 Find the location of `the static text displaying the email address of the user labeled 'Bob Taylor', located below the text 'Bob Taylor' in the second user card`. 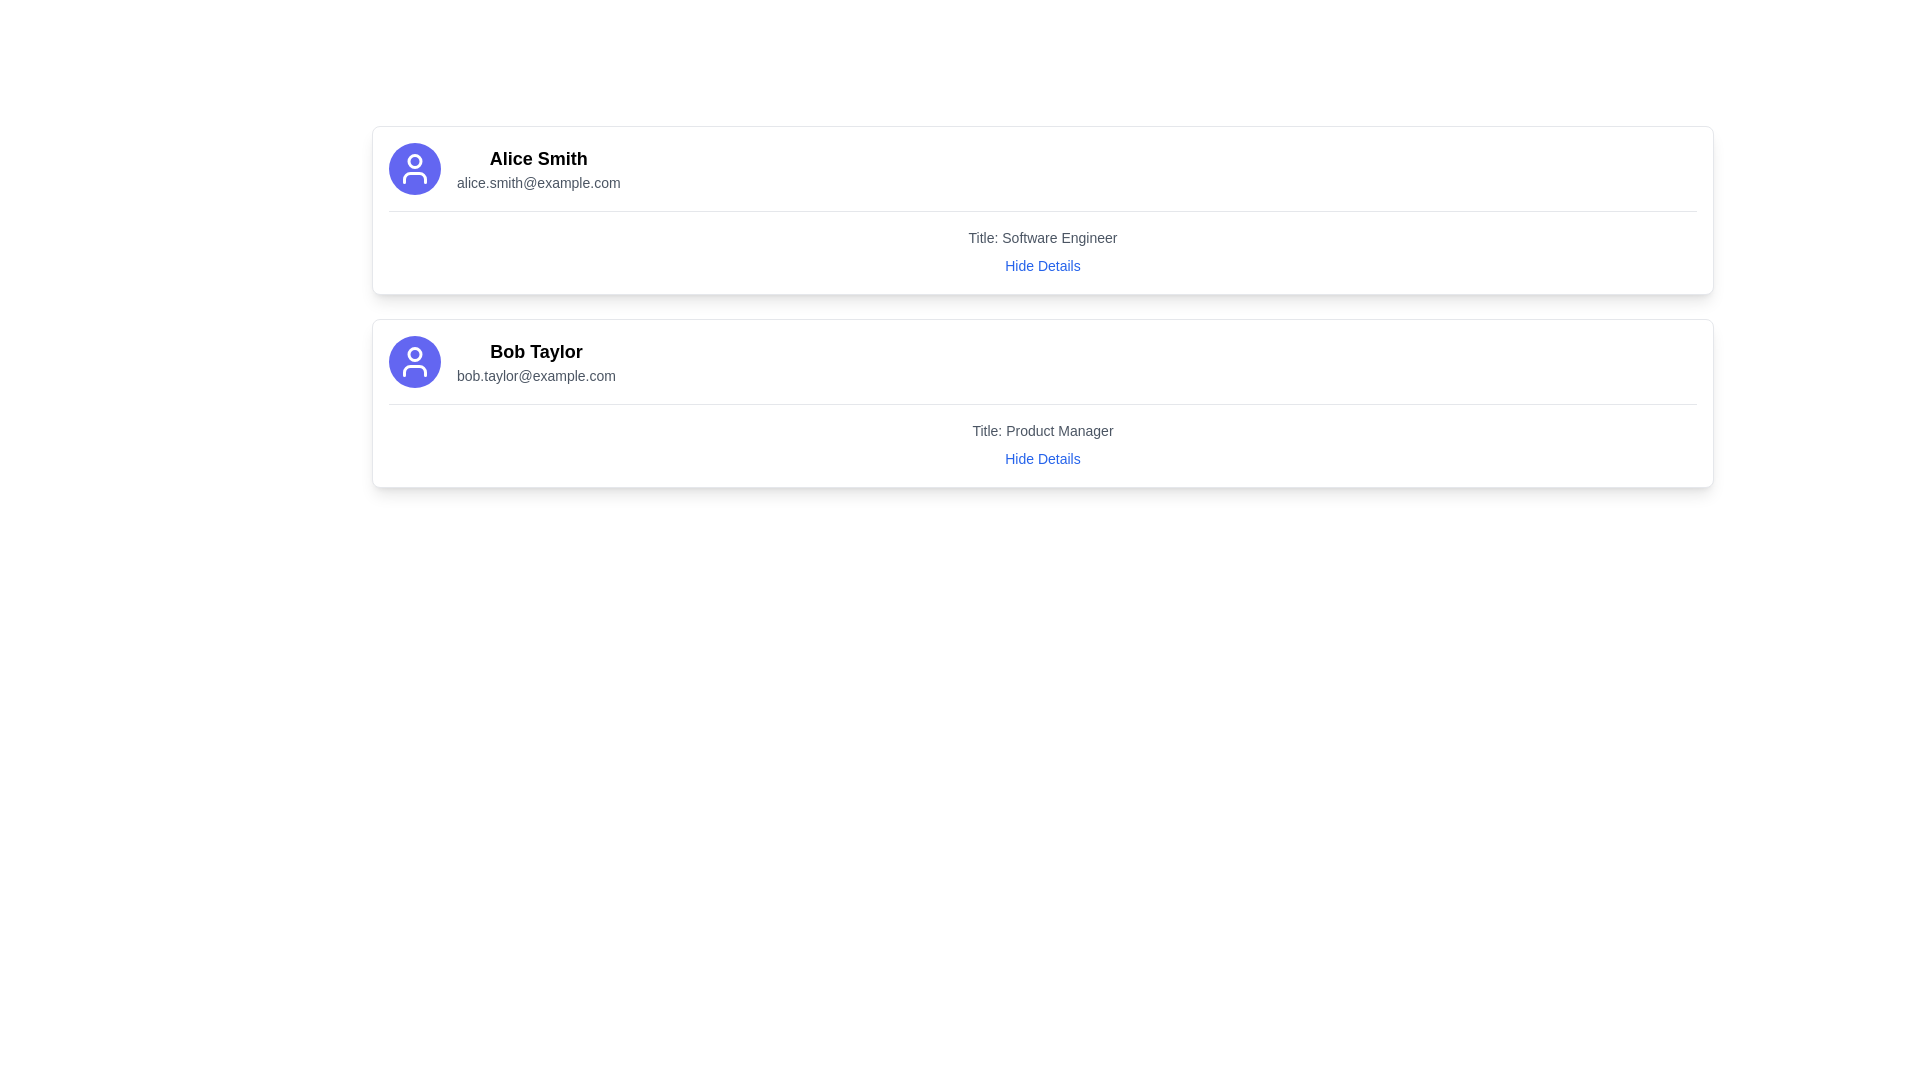

the static text displaying the email address of the user labeled 'Bob Taylor', located below the text 'Bob Taylor' in the second user card is located at coordinates (536, 375).